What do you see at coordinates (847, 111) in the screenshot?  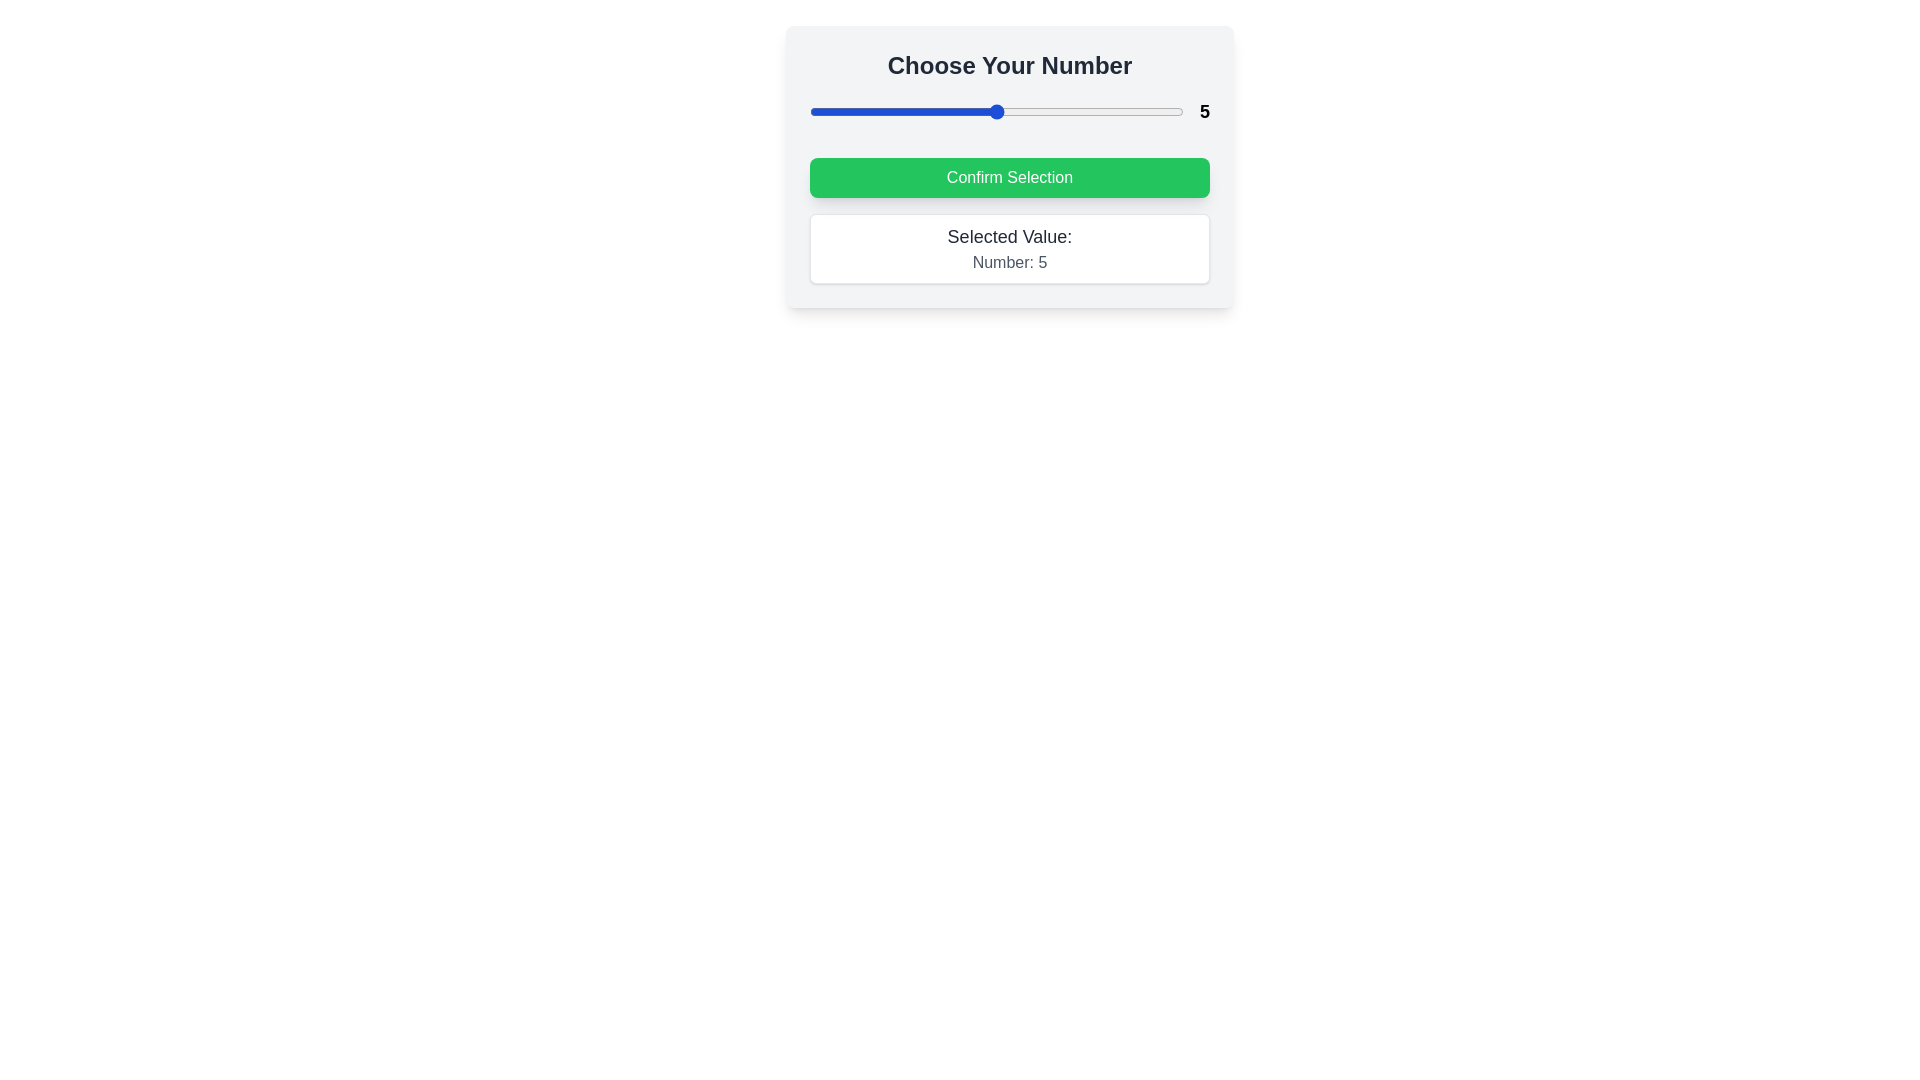 I see `the slider value` at bounding box center [847, 111].